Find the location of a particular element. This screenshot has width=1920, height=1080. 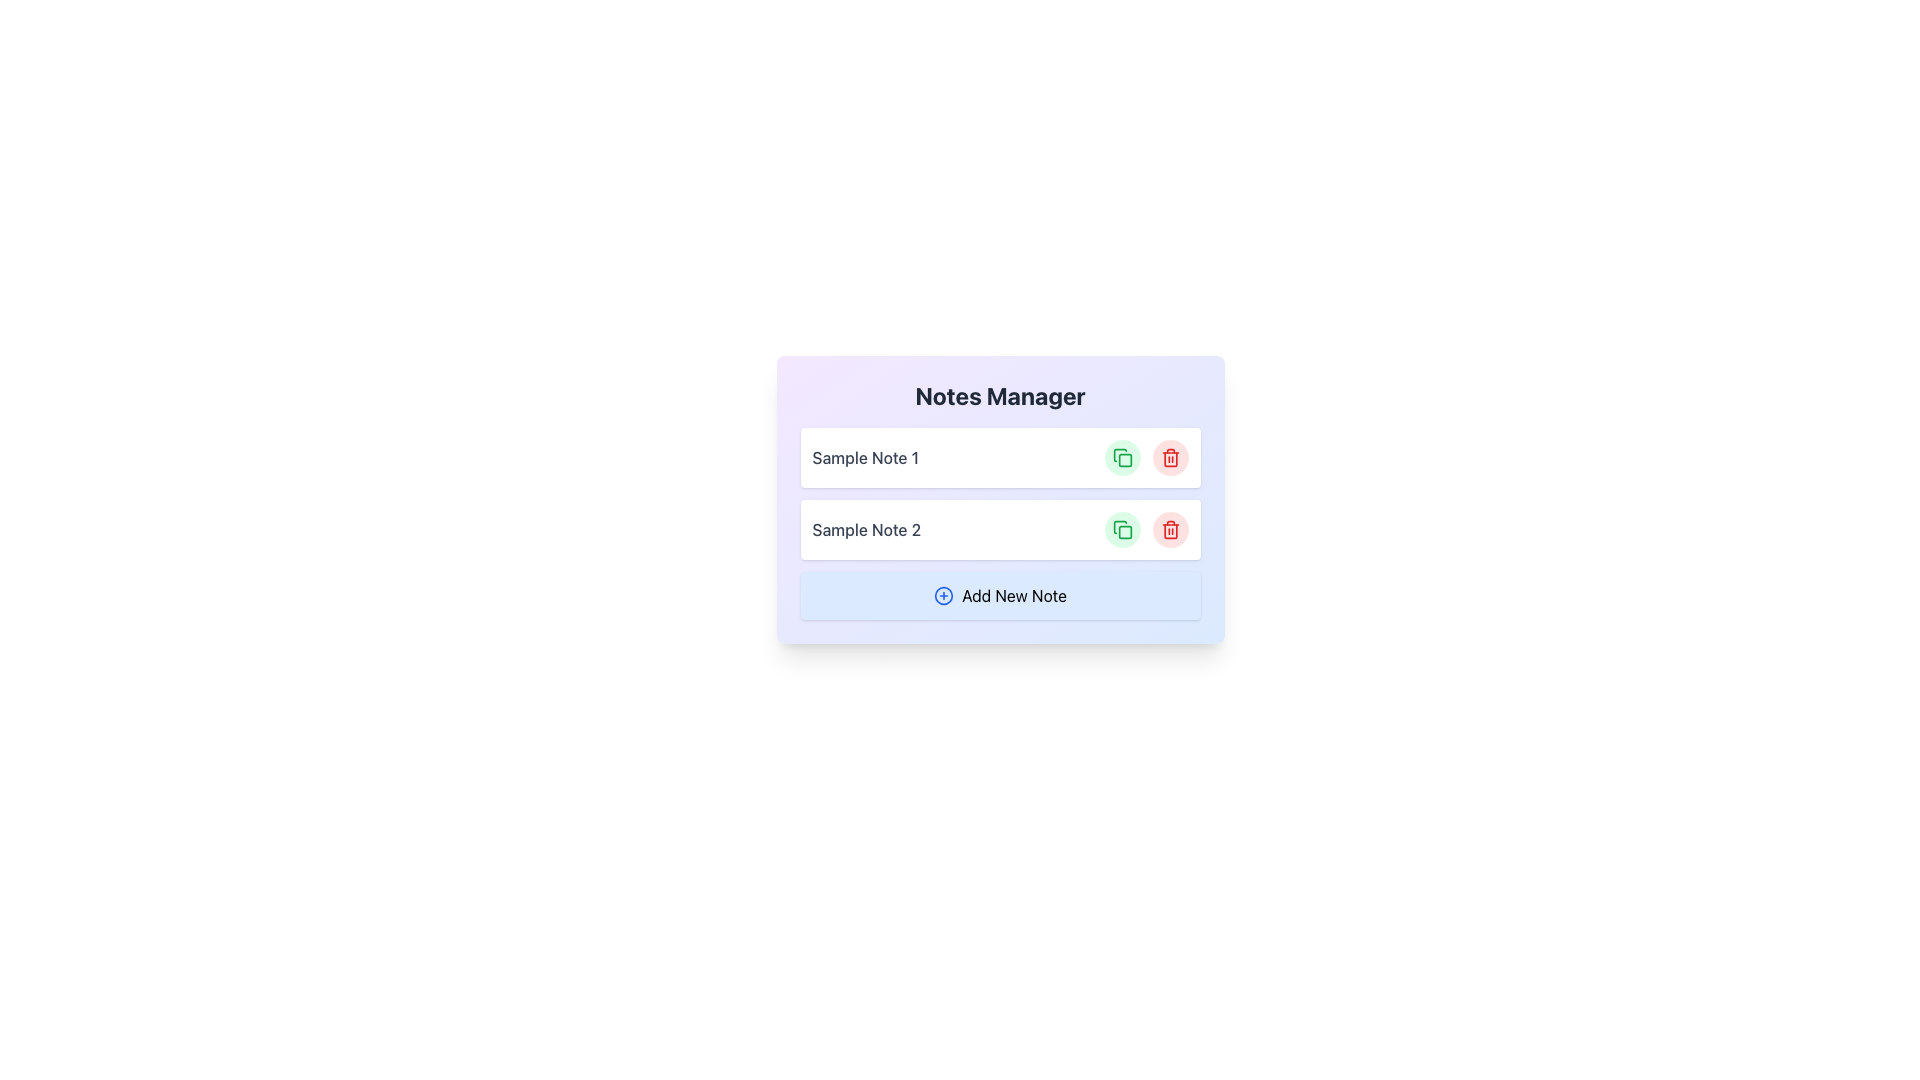

the blue circular icon with a plus sign located on the 'Add New Note' button at the bottom of the Notes Manager interface is located at coordinates (943, 595).